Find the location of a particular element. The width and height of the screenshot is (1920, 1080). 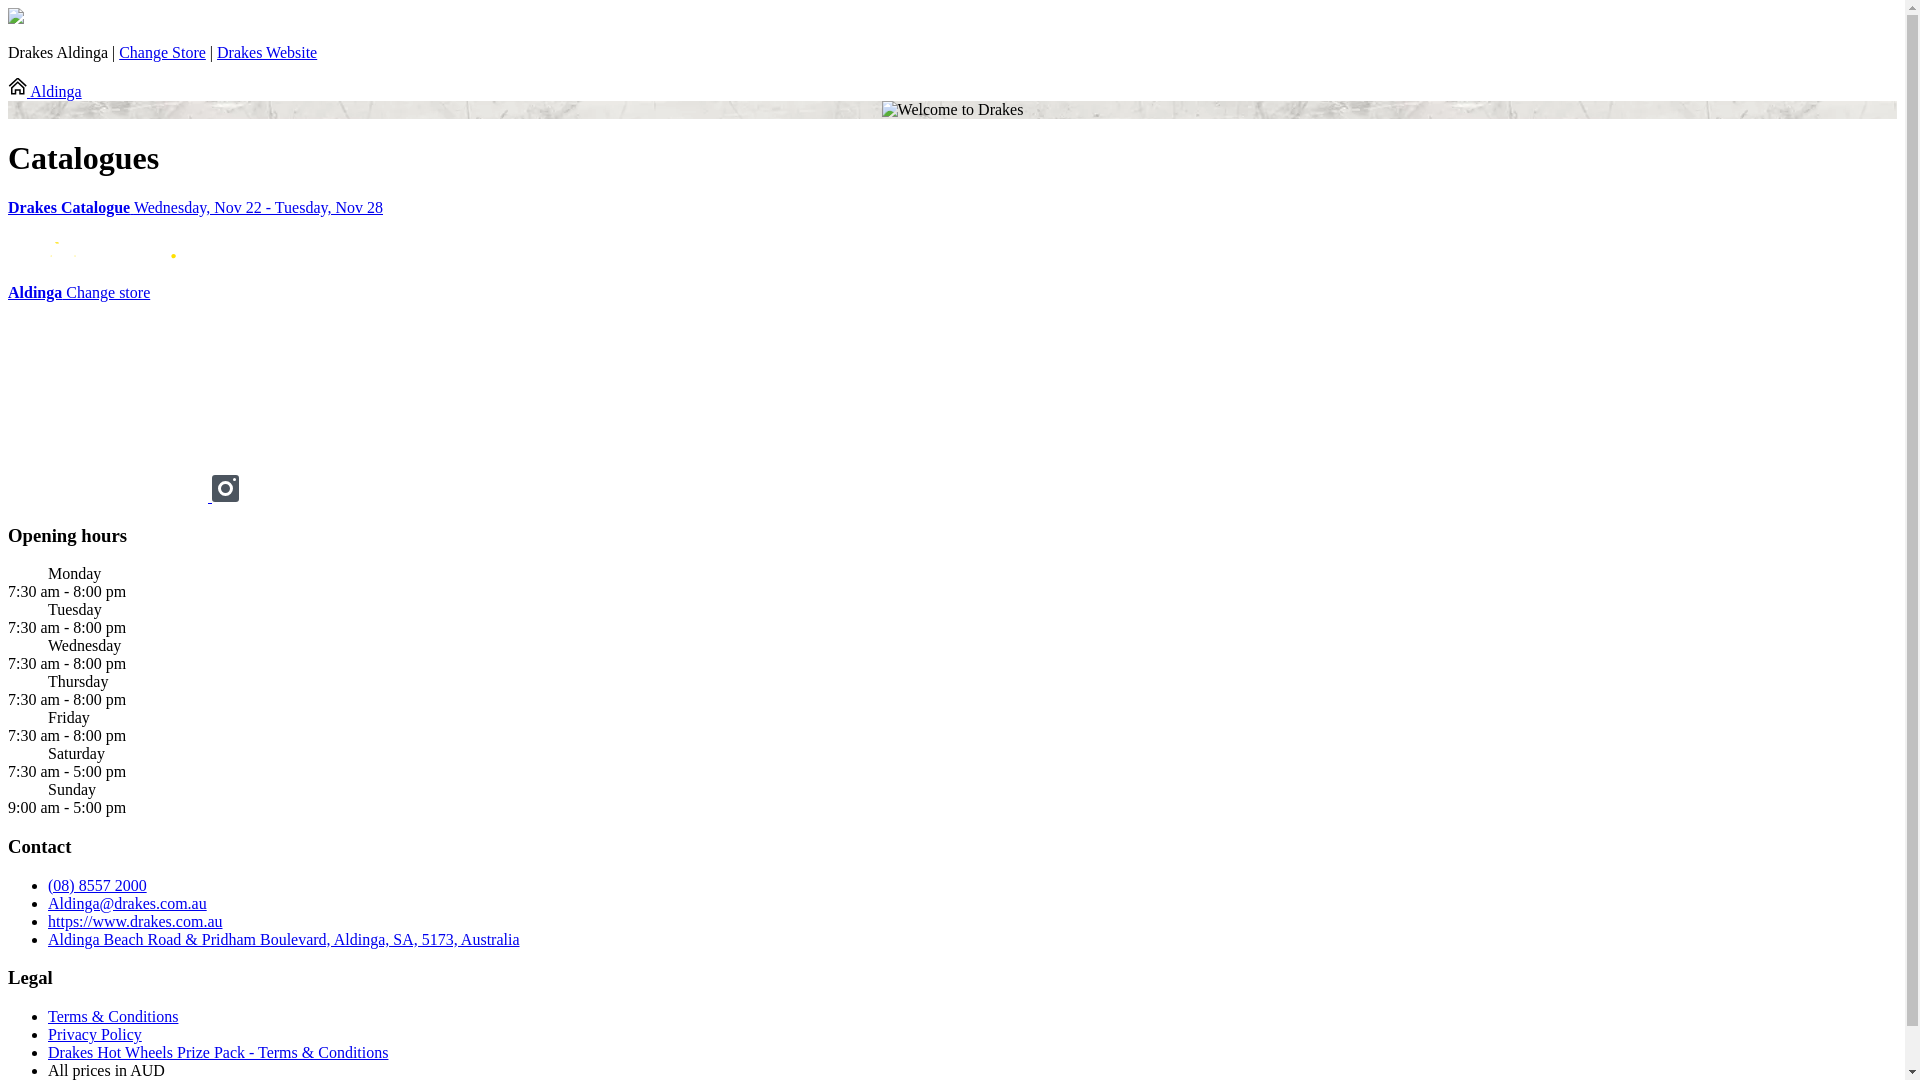

'Drakes Hot Wheels Prize Pack - Terms & Conditions' is located at coordinates (217, 1051).